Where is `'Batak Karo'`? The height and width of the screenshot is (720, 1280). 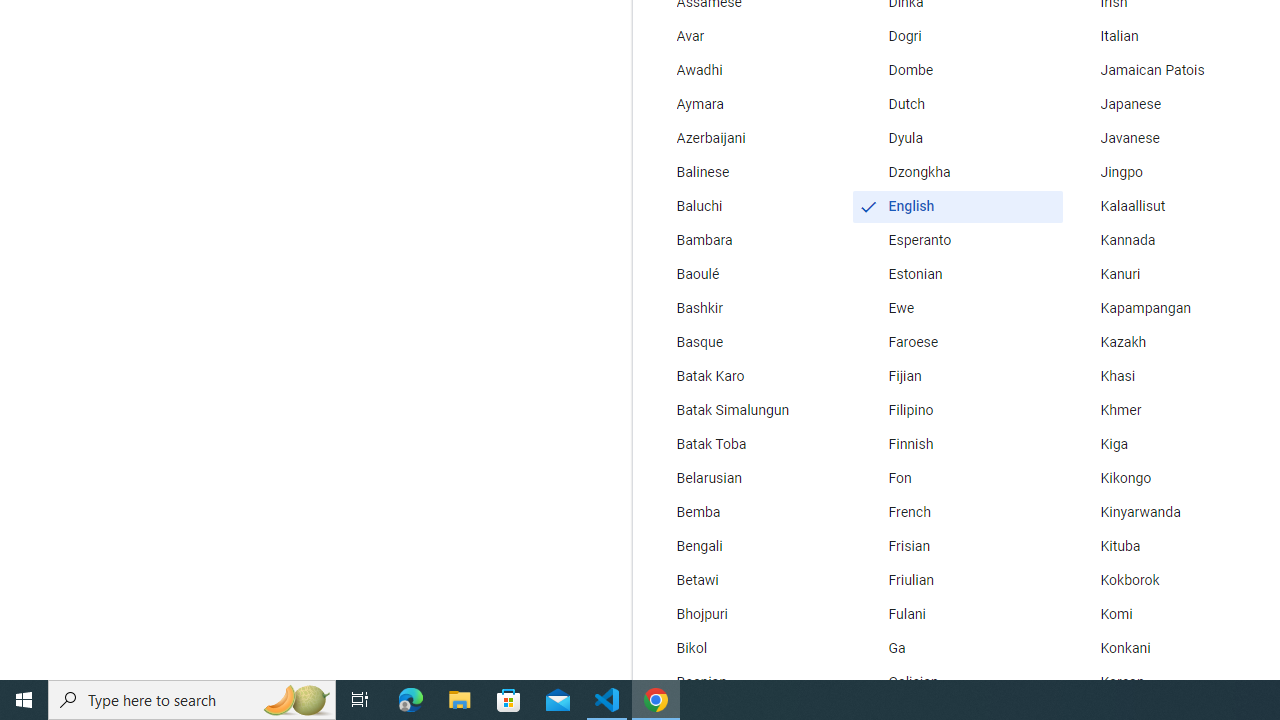
'Batak Karo' is located at coordinates (744, 376).